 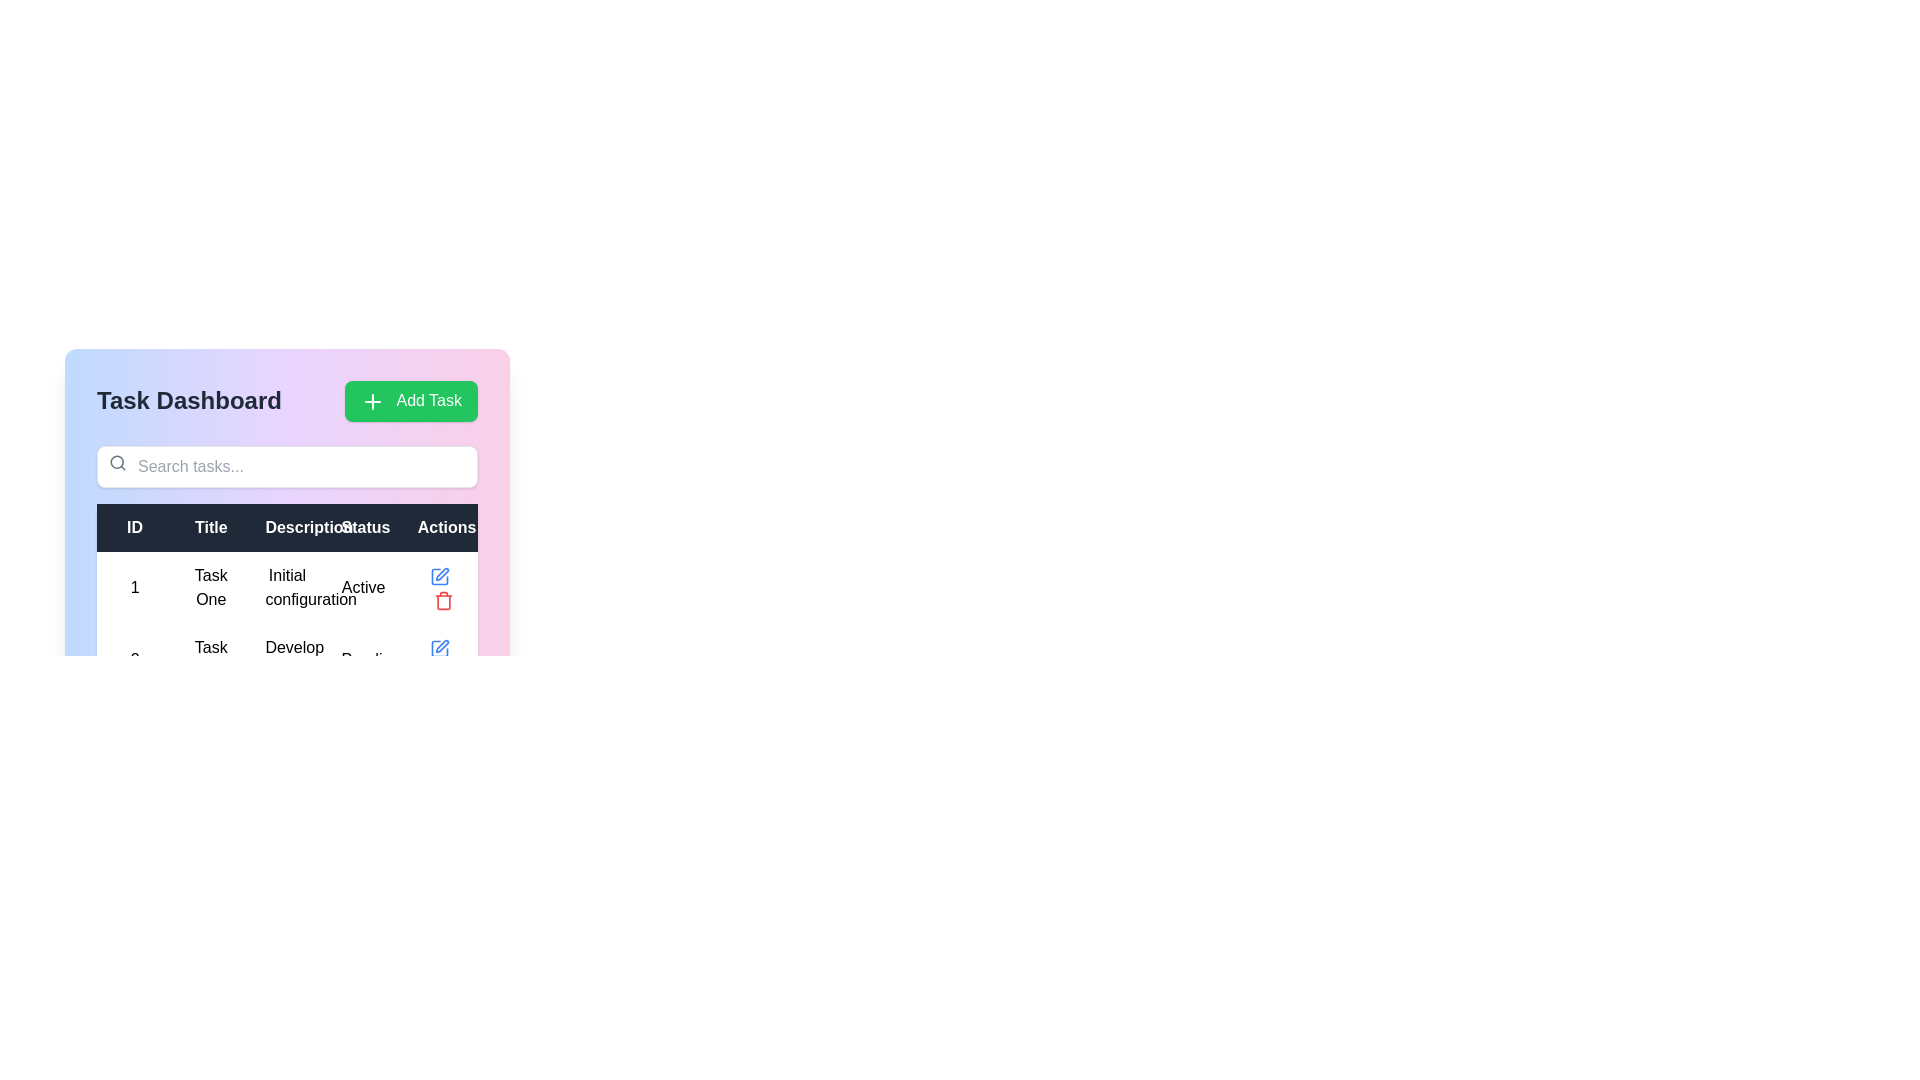 I want to click on the Table header row that labels the columns of the table, positioned near the center horizontally at the top of the table, so click(x=286, y=526).